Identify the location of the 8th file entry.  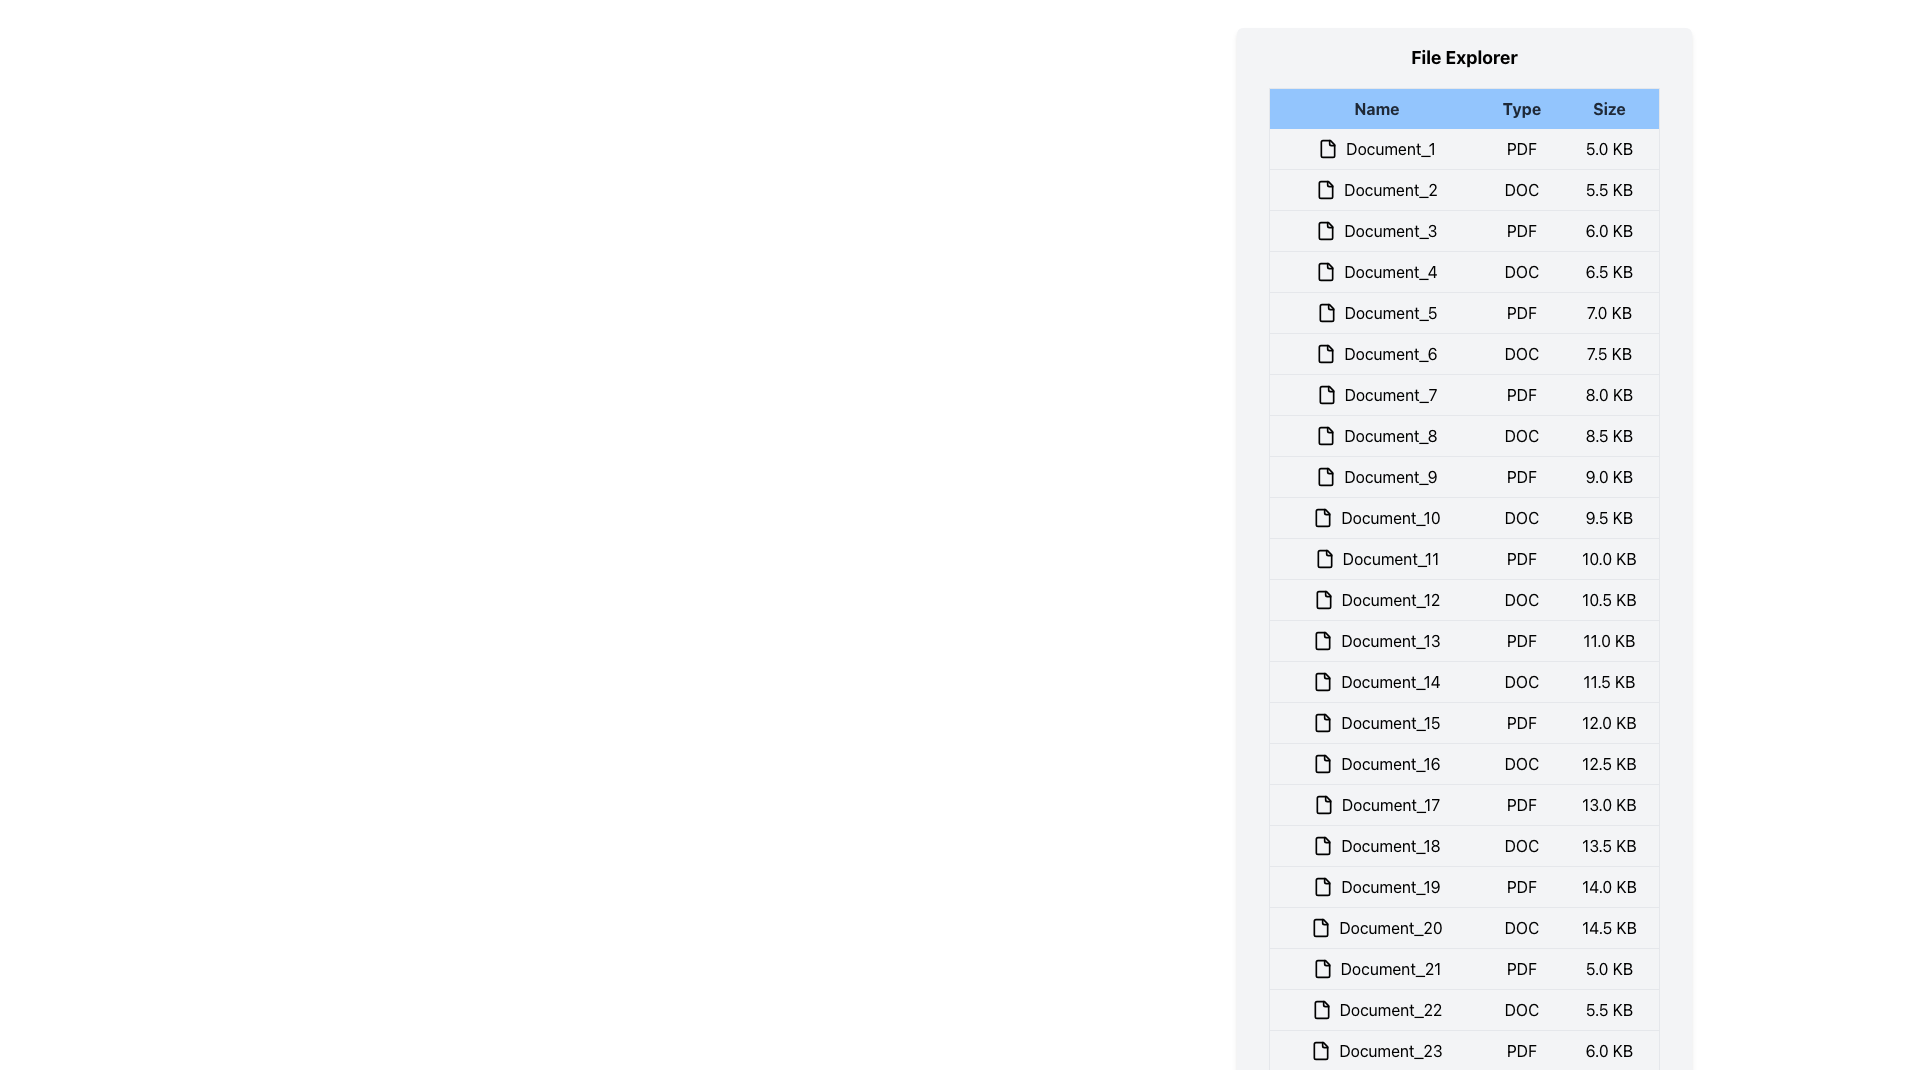
(1464, 434).